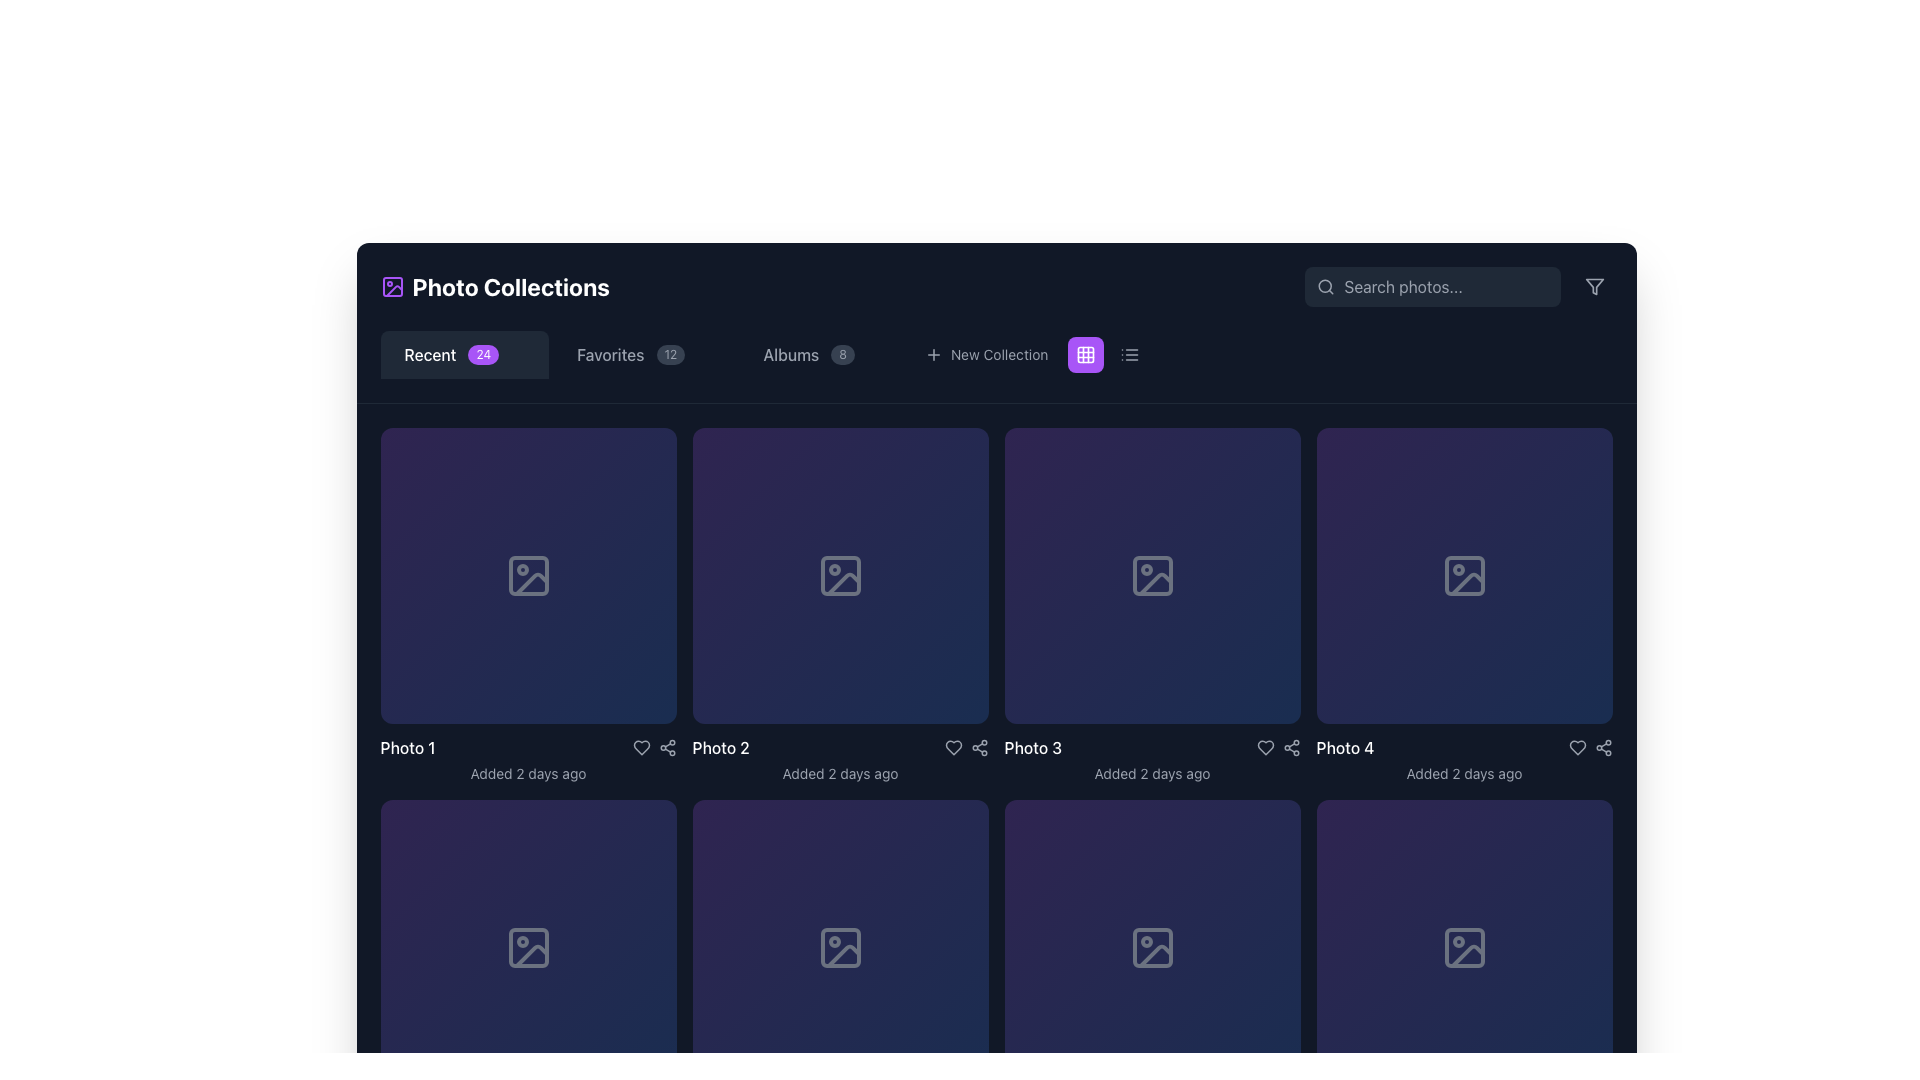  I want to click on the SVG rectangle that represents an empty or missing photo, located in the fourth row and fourth column of the grid layout, so click(1152, 947).